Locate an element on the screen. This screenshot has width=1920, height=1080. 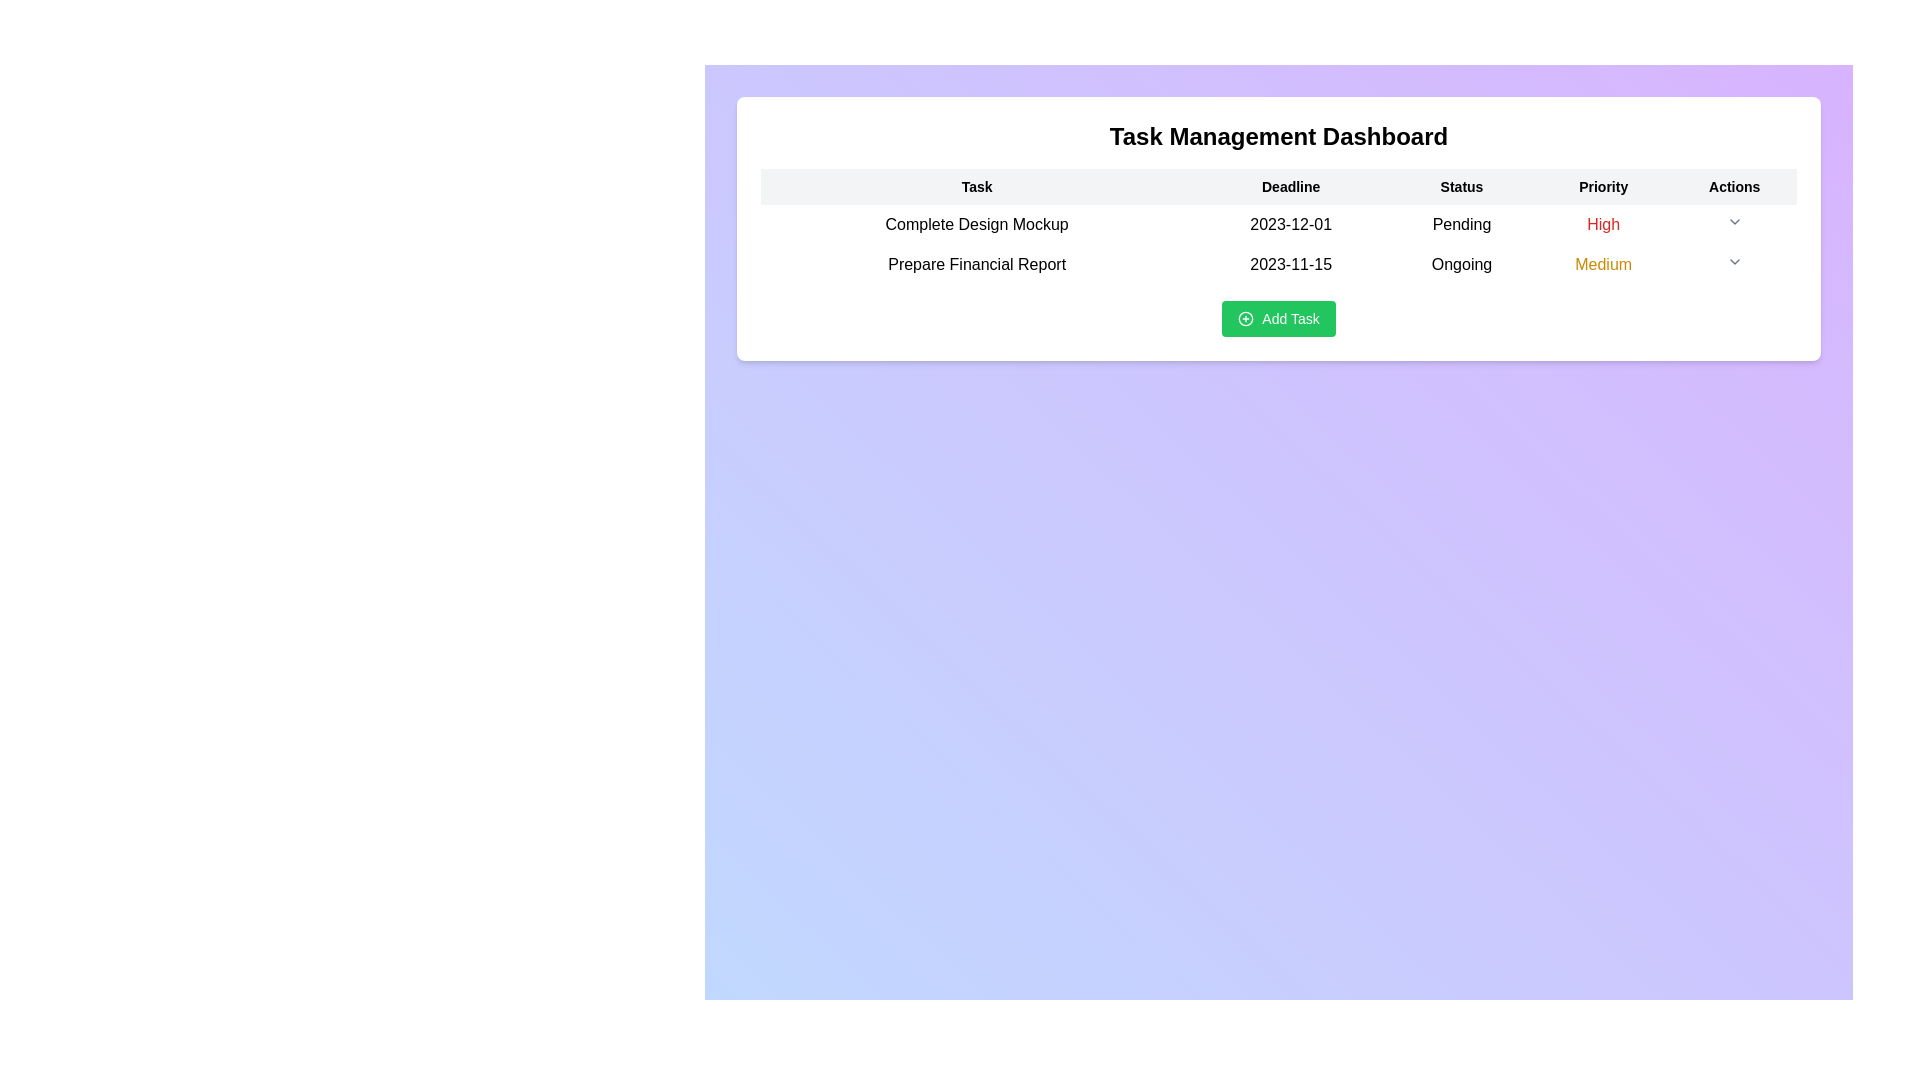
the non-interactive text label displaying the deadline for the 'Complete Design Mockup' task, located in the second cell of the row, between the task name and the 'Pending' status is located at coordinates (1291, 224).